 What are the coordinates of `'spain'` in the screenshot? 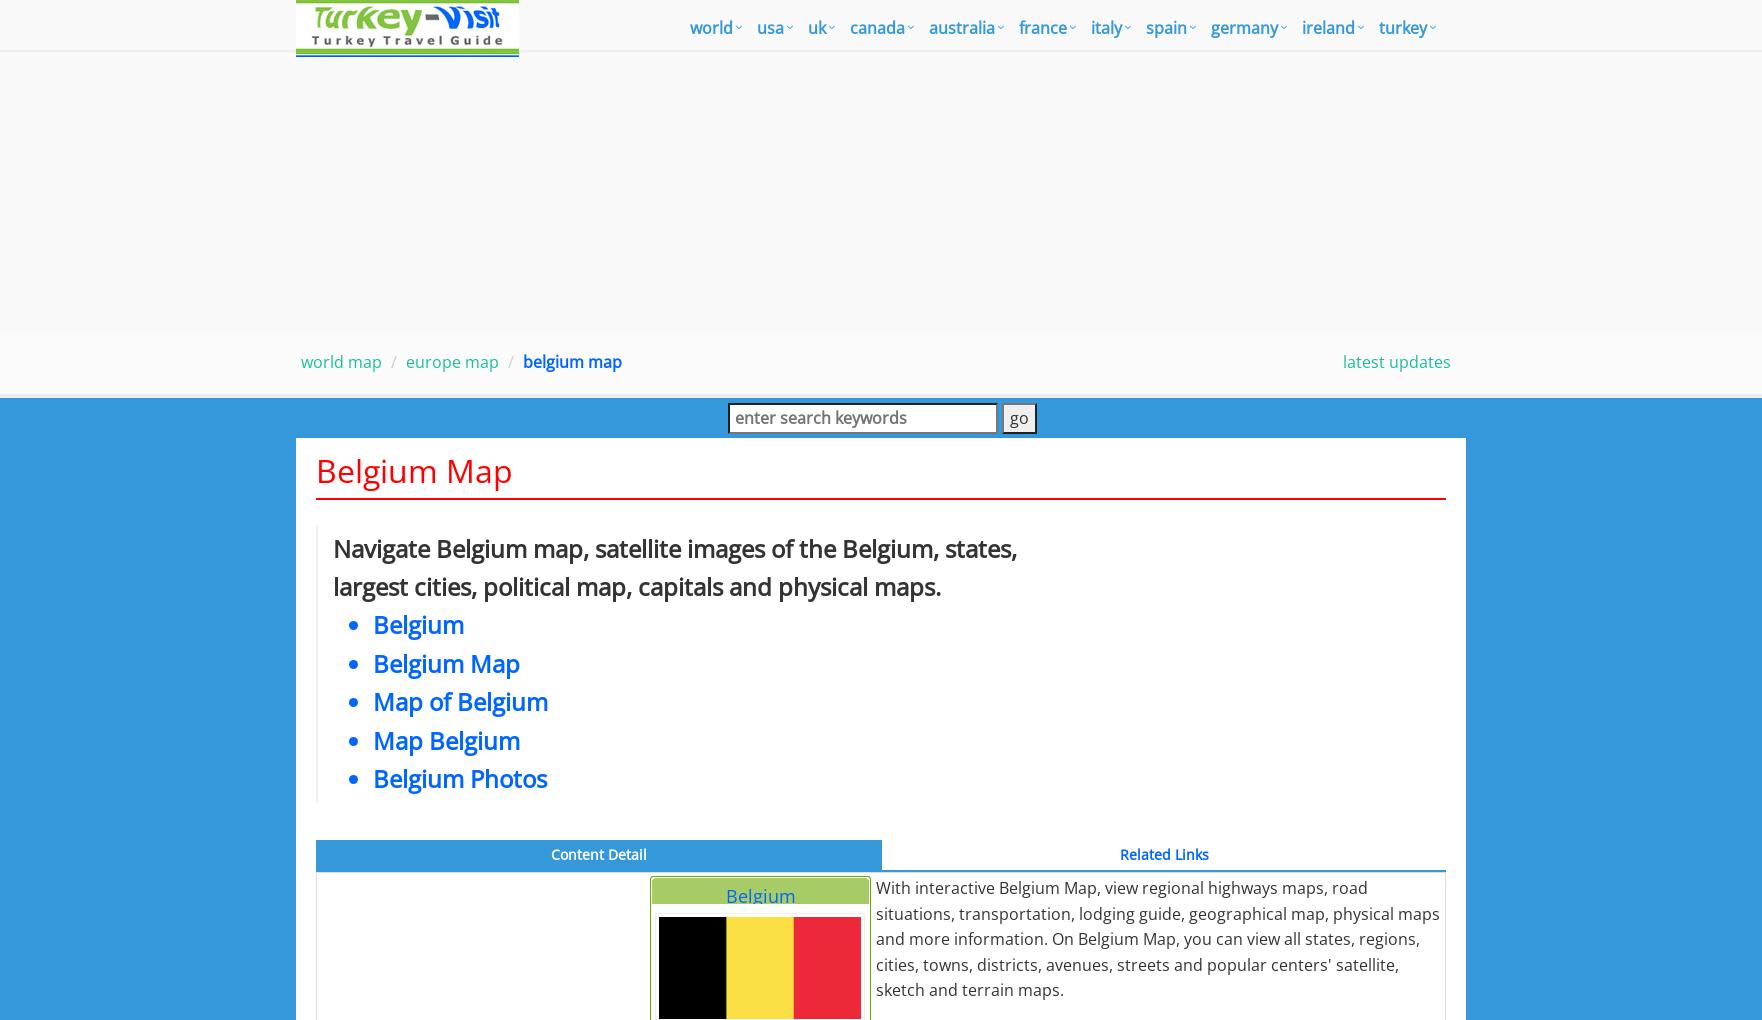 It's located at (1166, 27).